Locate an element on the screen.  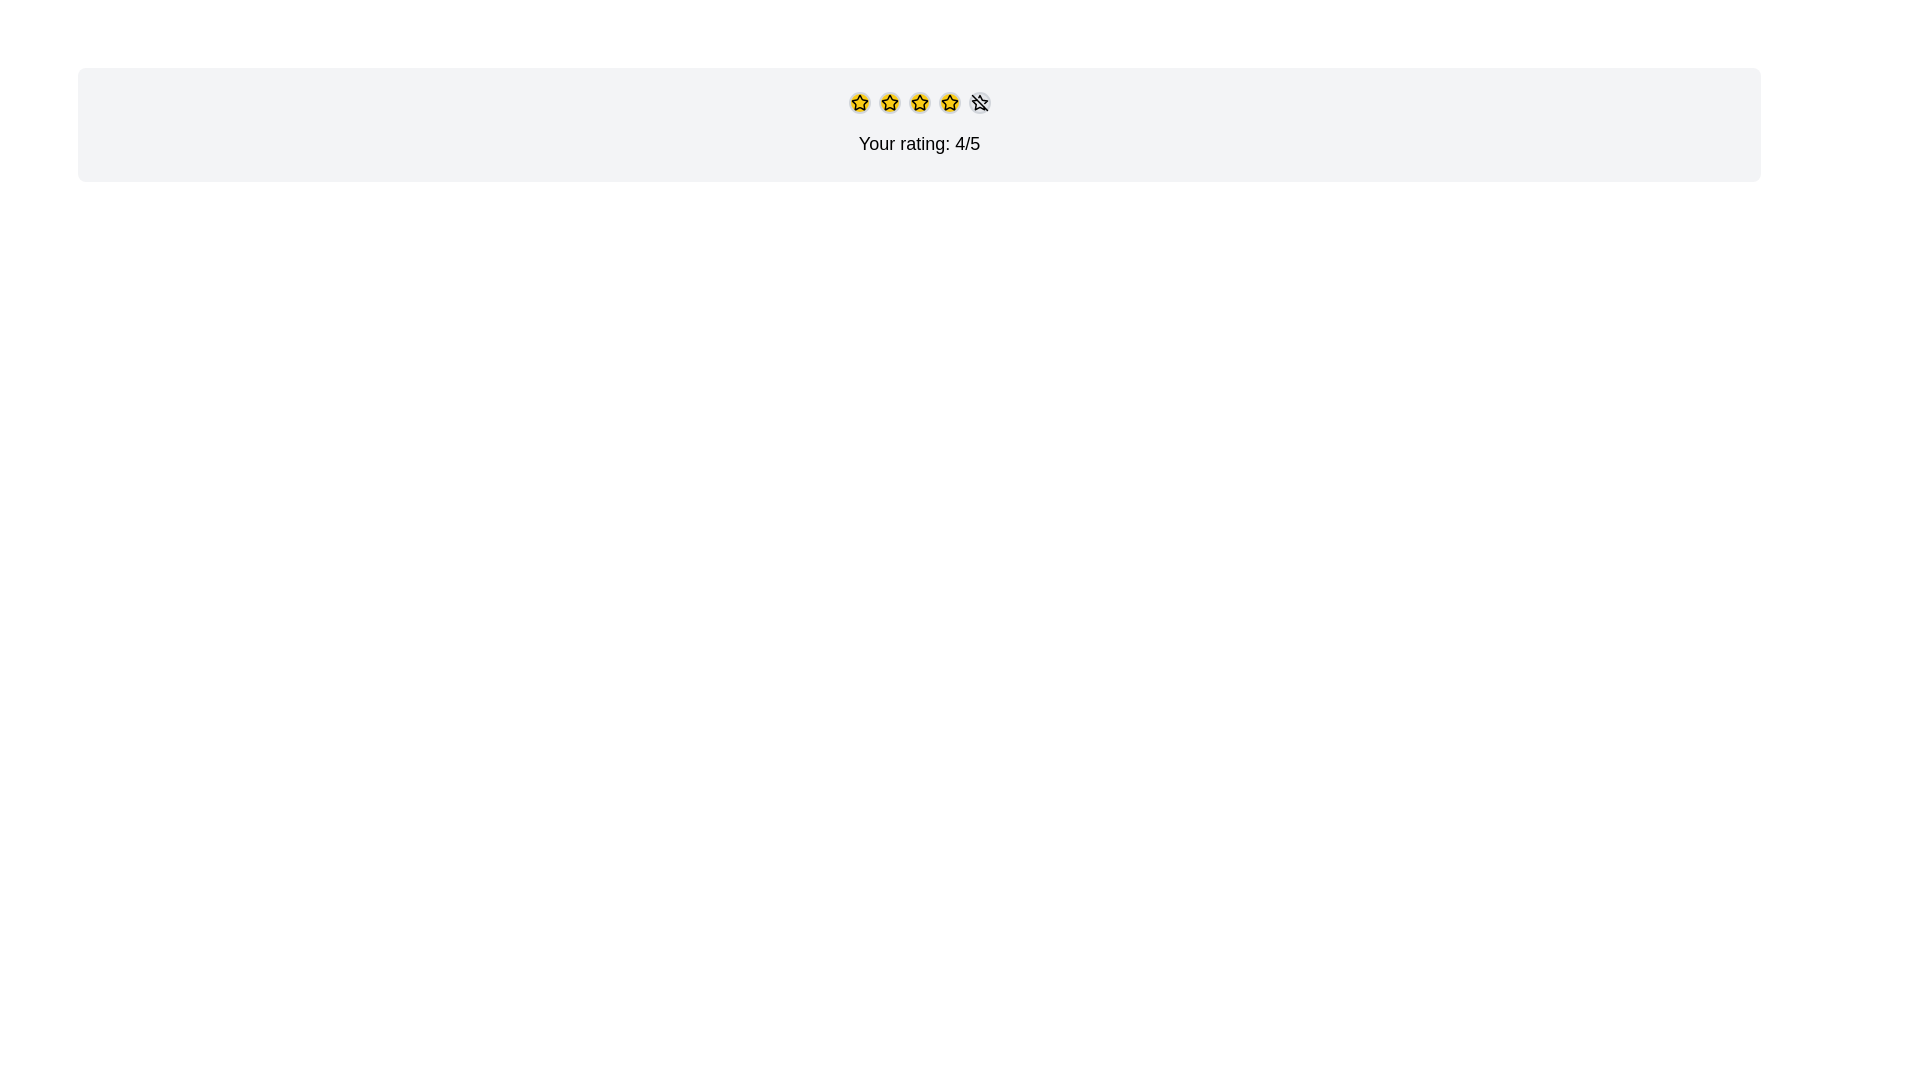
the second star icon in the rating system is located at coordinates (948, 103).